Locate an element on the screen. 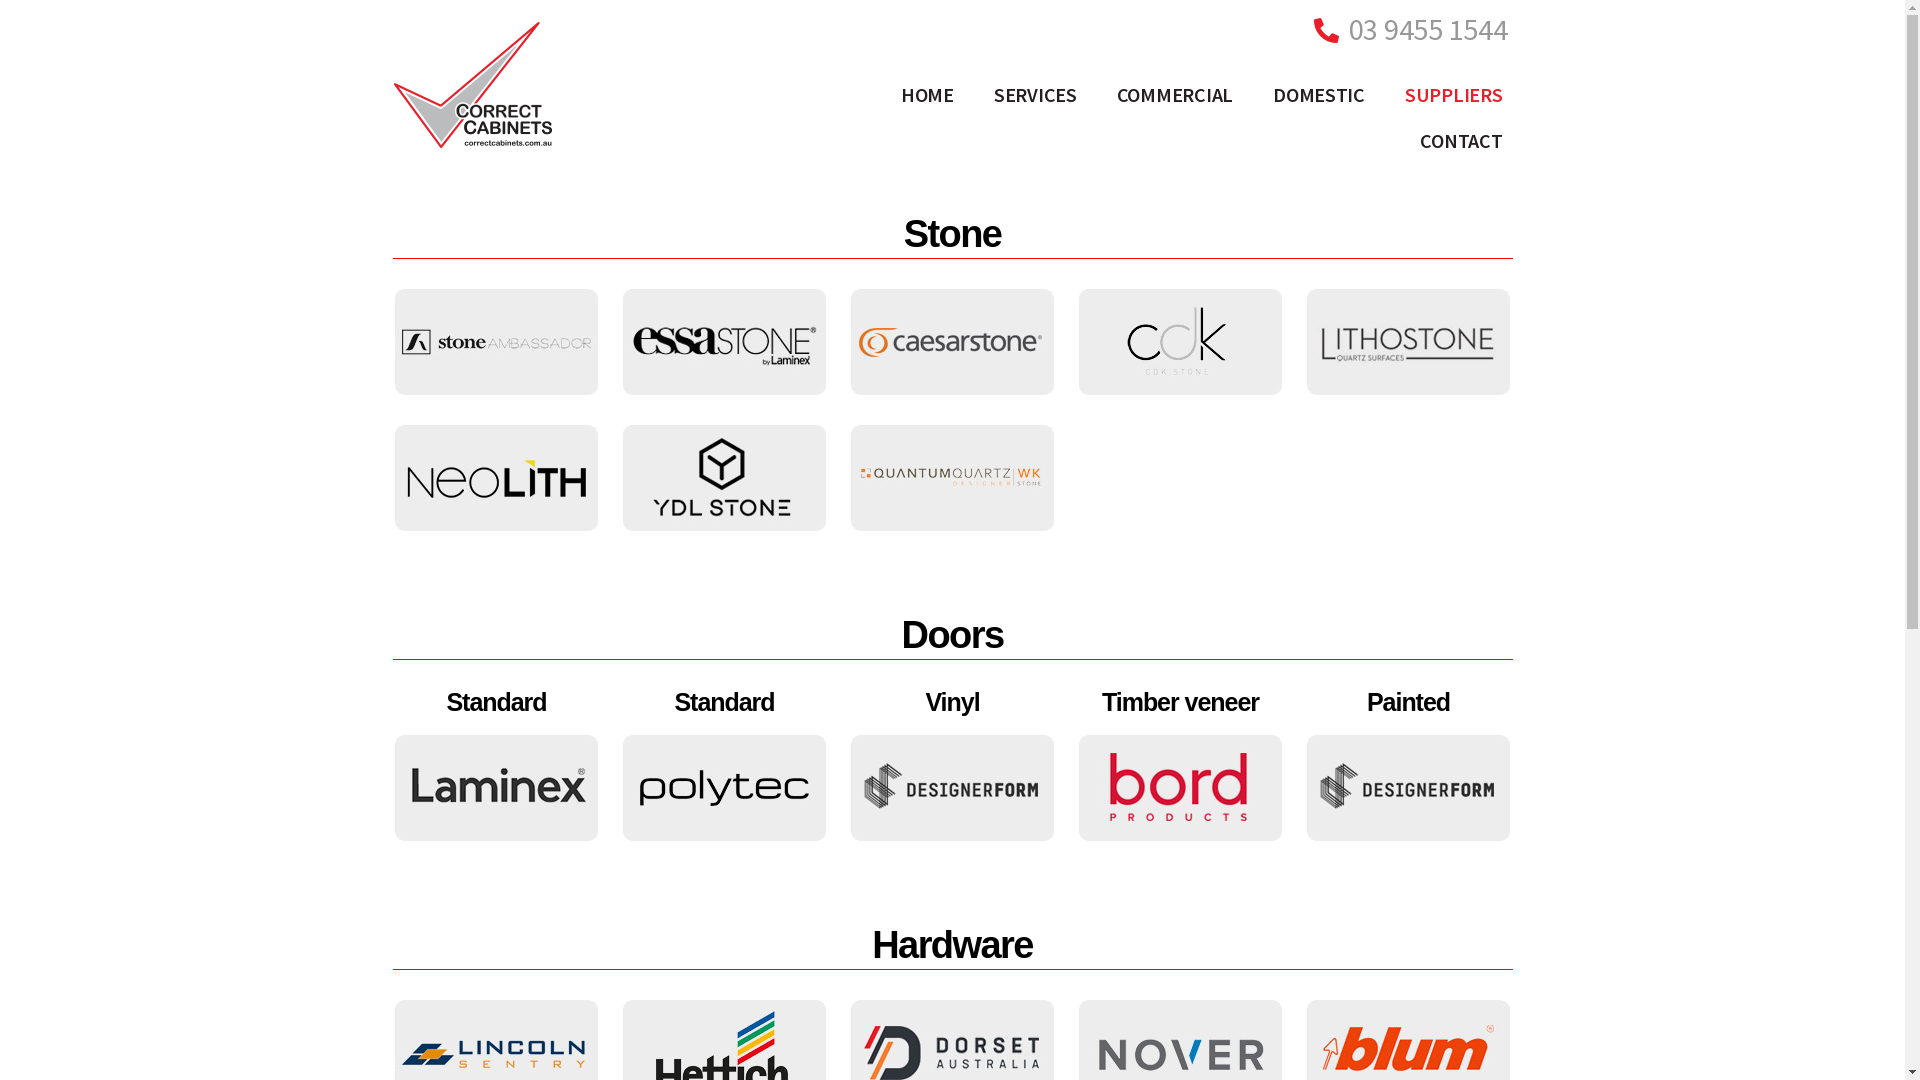 This screenshot has width=1920, height=1080. 'SERVICES' is located at coordinates (1035, 95).